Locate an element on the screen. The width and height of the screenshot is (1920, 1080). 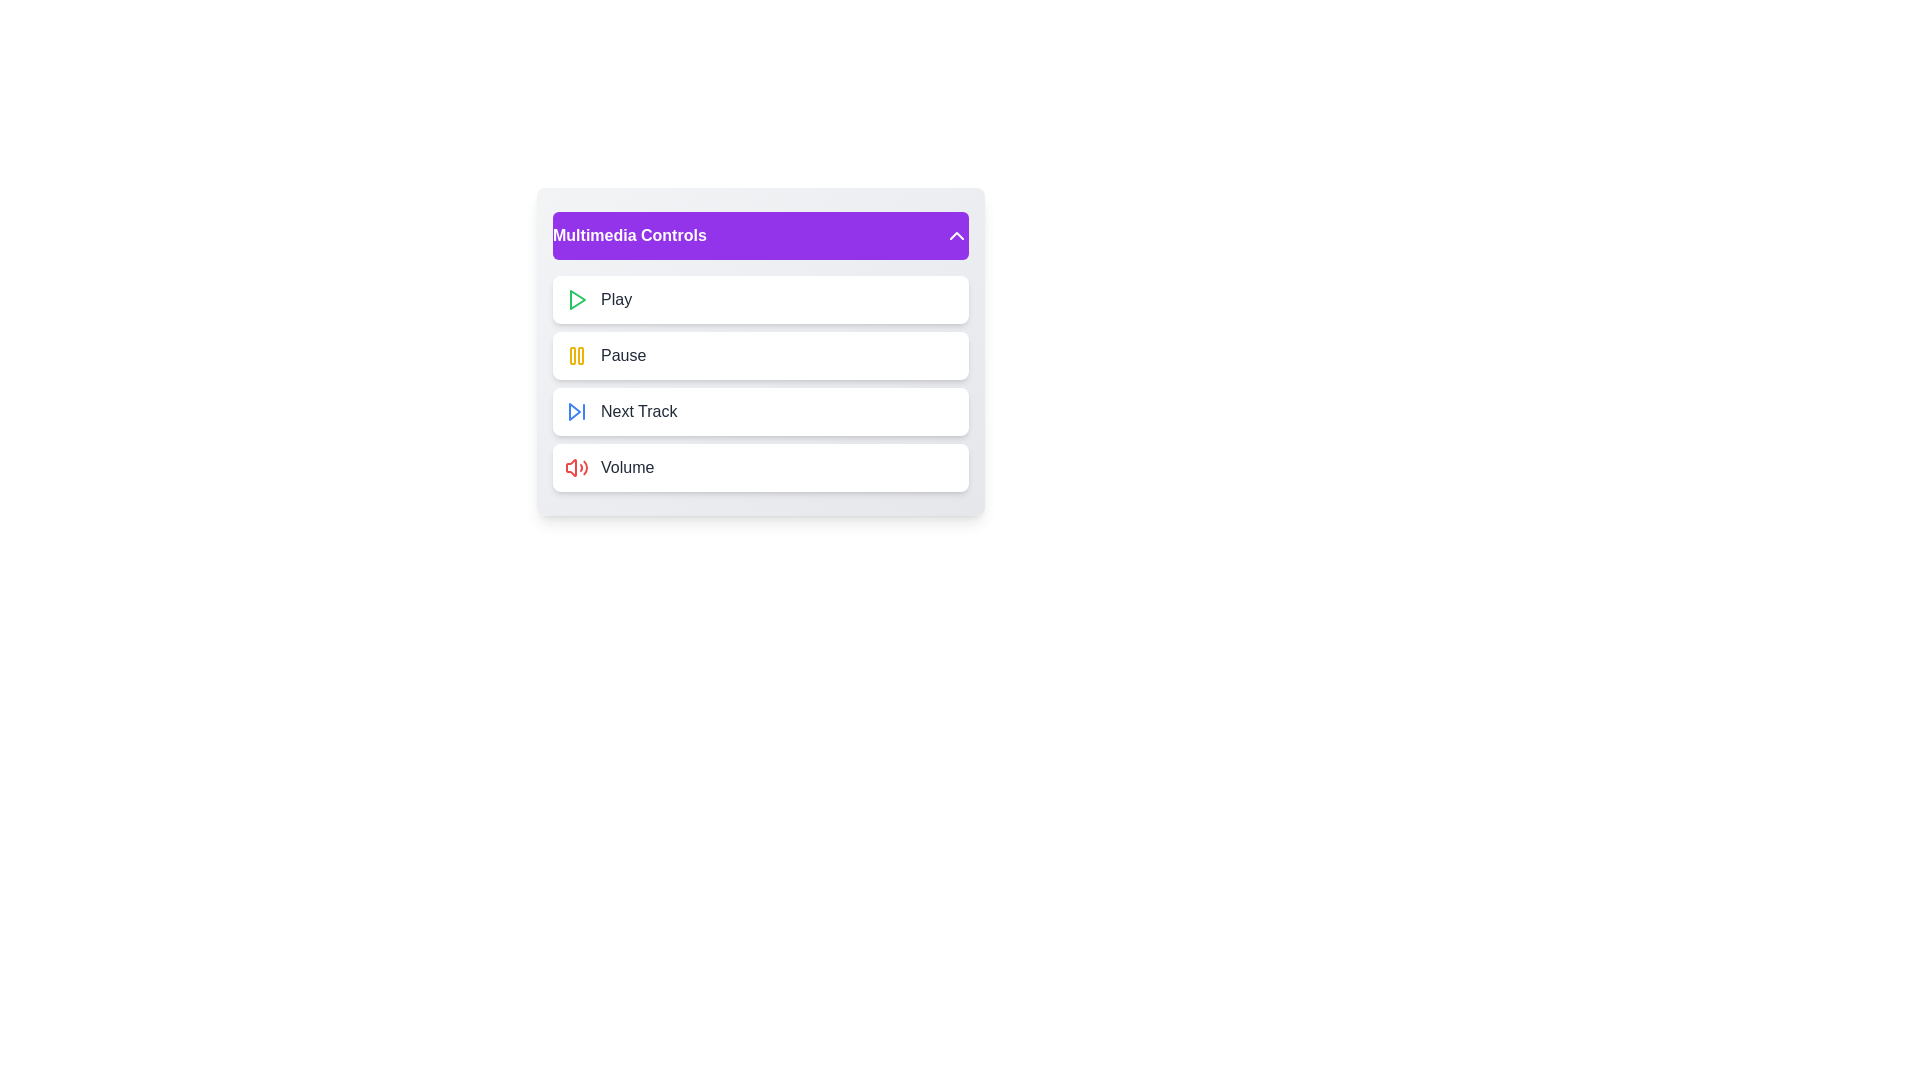
the 'Next Track' text label, which is the third item in the 'Multimedia Controls' section, positioned below 'Pause' and above 'Volume' is located at coordinates (638, 411).